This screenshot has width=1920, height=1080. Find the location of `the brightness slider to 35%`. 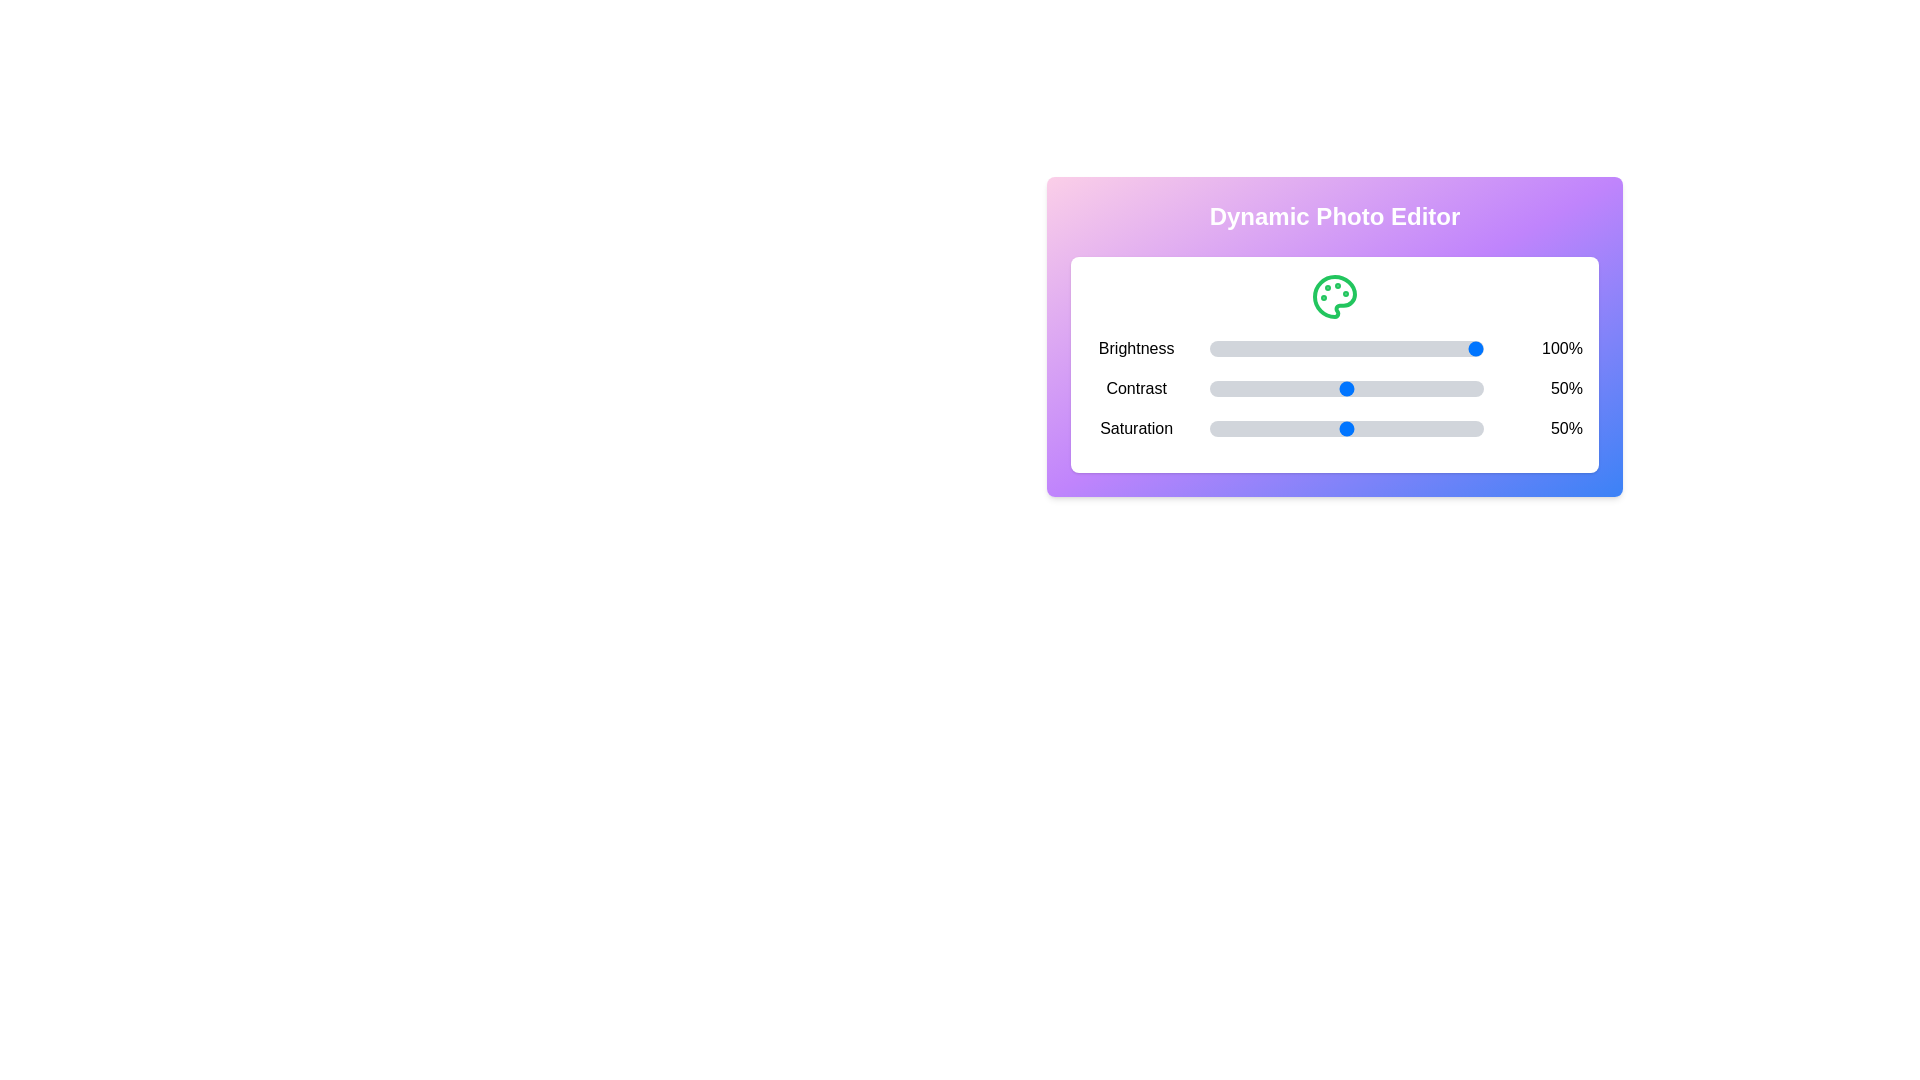

the brightness slider to 35% is located at coordinates (1305, 347).